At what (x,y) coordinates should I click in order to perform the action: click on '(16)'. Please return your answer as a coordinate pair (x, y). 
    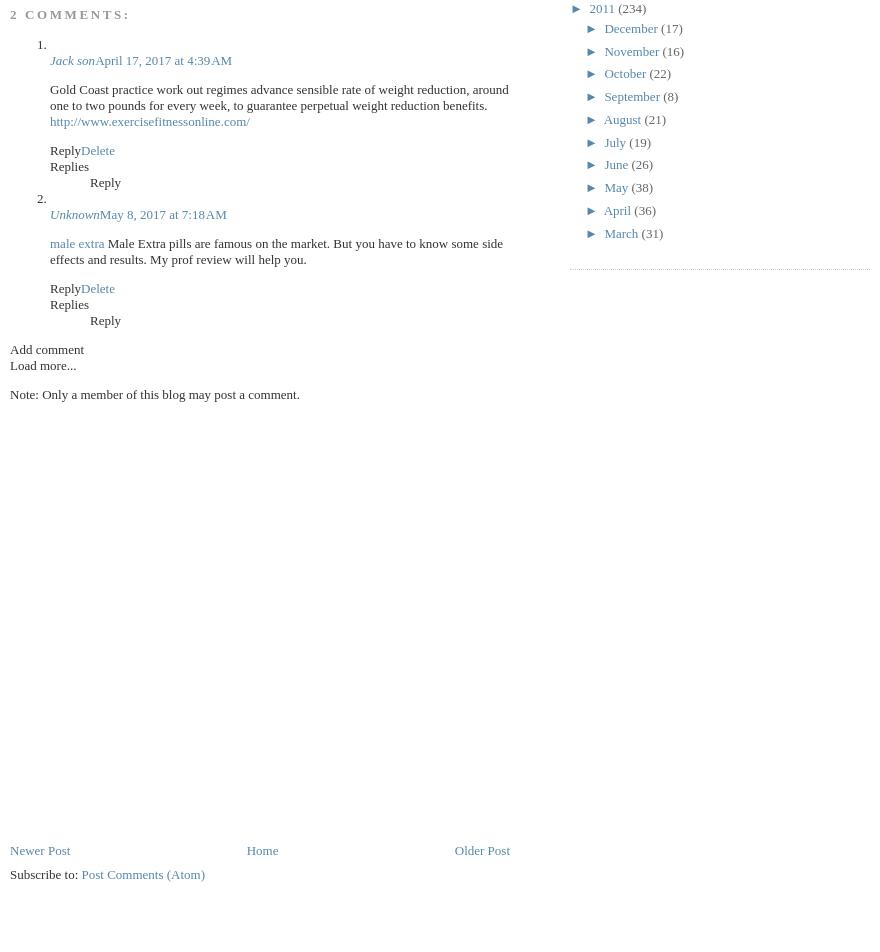
    Looking at the image, I should click on (672, 50).